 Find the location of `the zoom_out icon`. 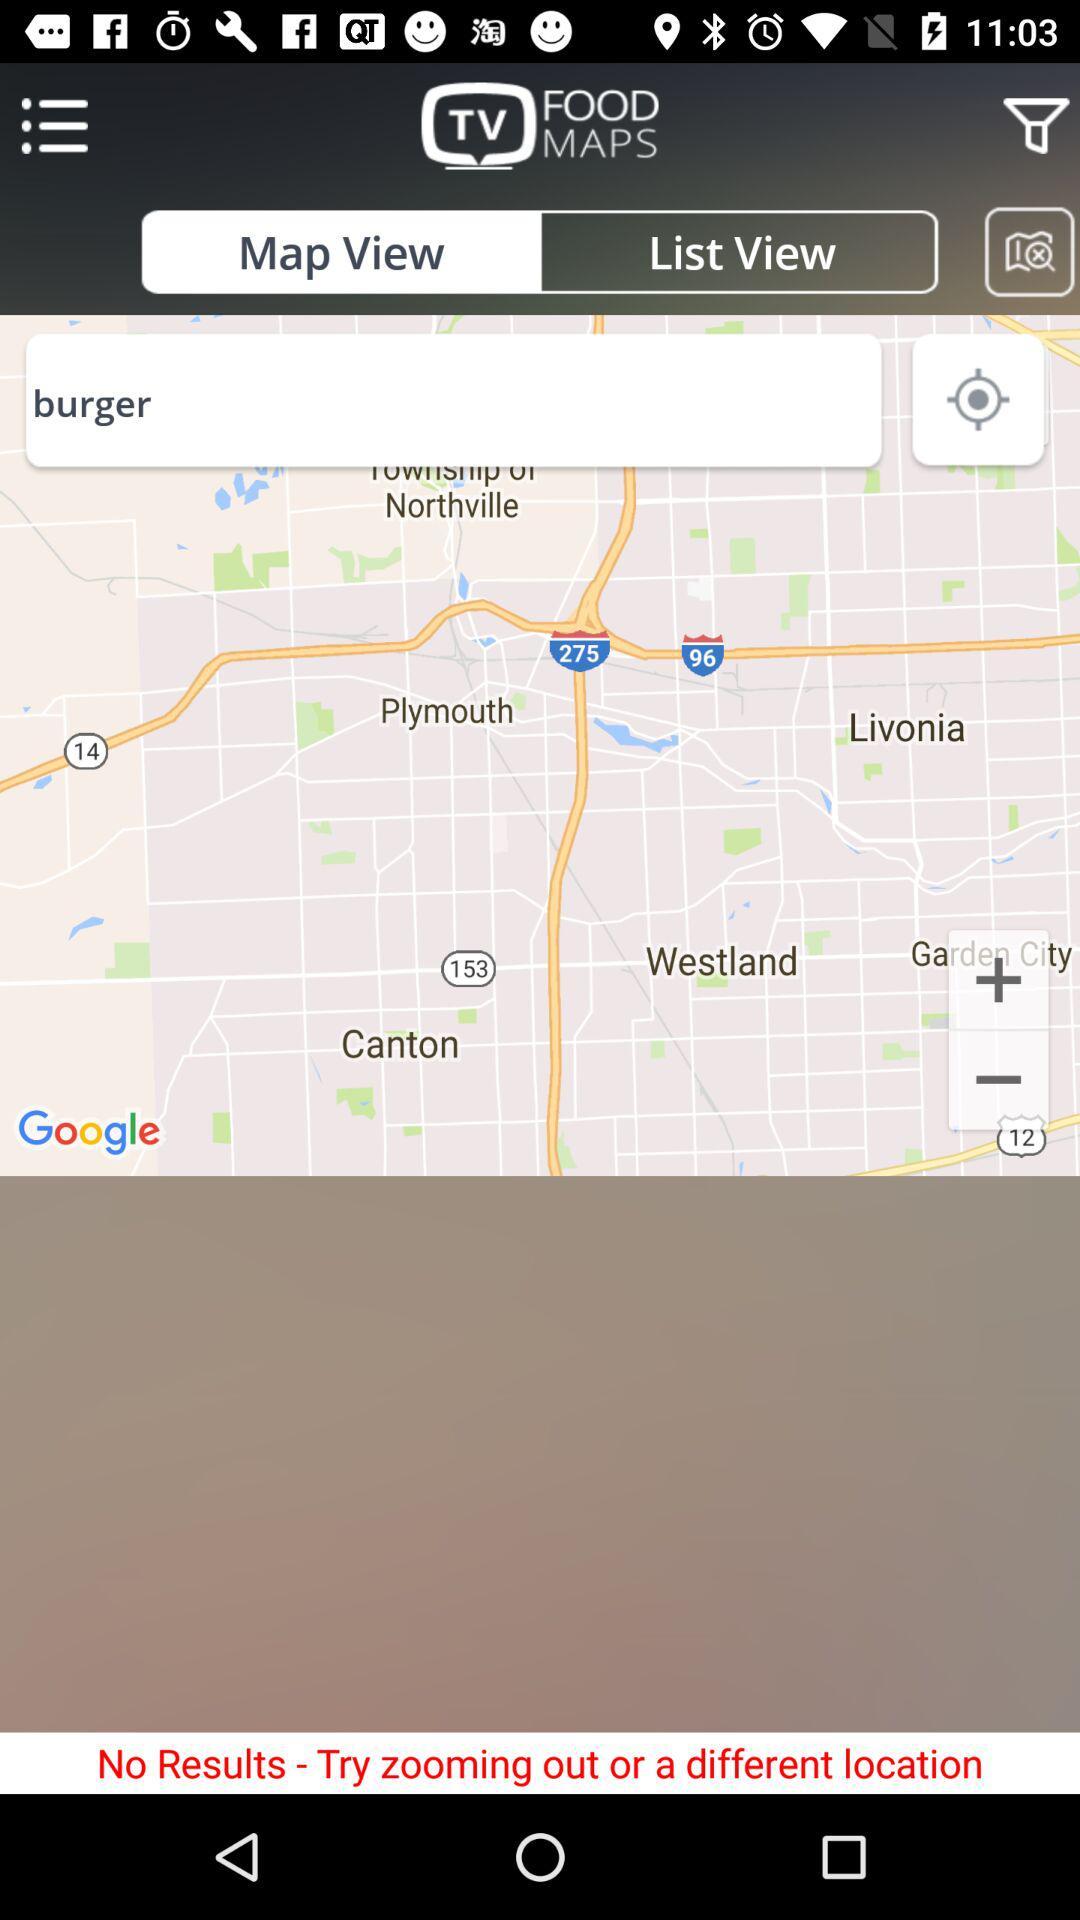

the zoom_out icon is located at coordinates (998, 1082).